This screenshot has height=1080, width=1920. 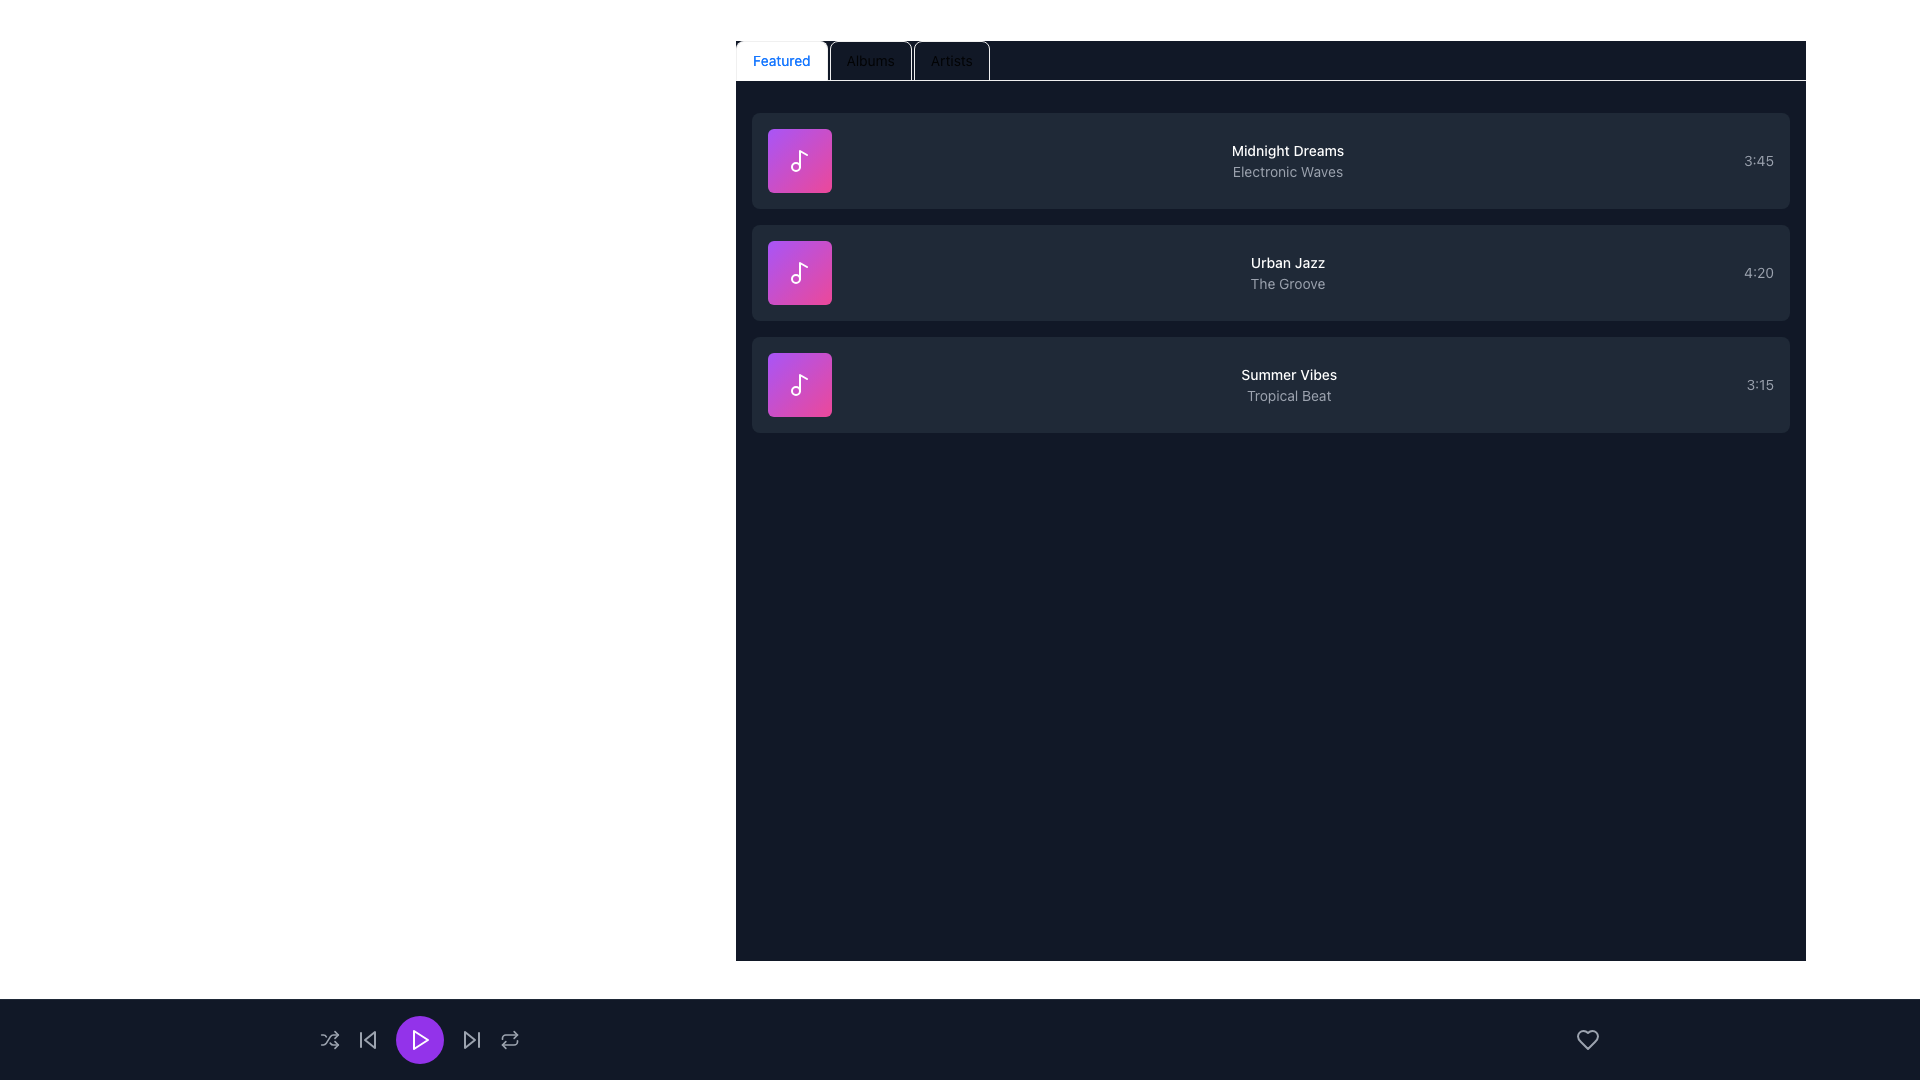 I want to click on the visual indicator (animated bar) located under the 'Featured' tab in the tab navigation bar, which serves as the active tab indicator, so click(x=780, y=79).